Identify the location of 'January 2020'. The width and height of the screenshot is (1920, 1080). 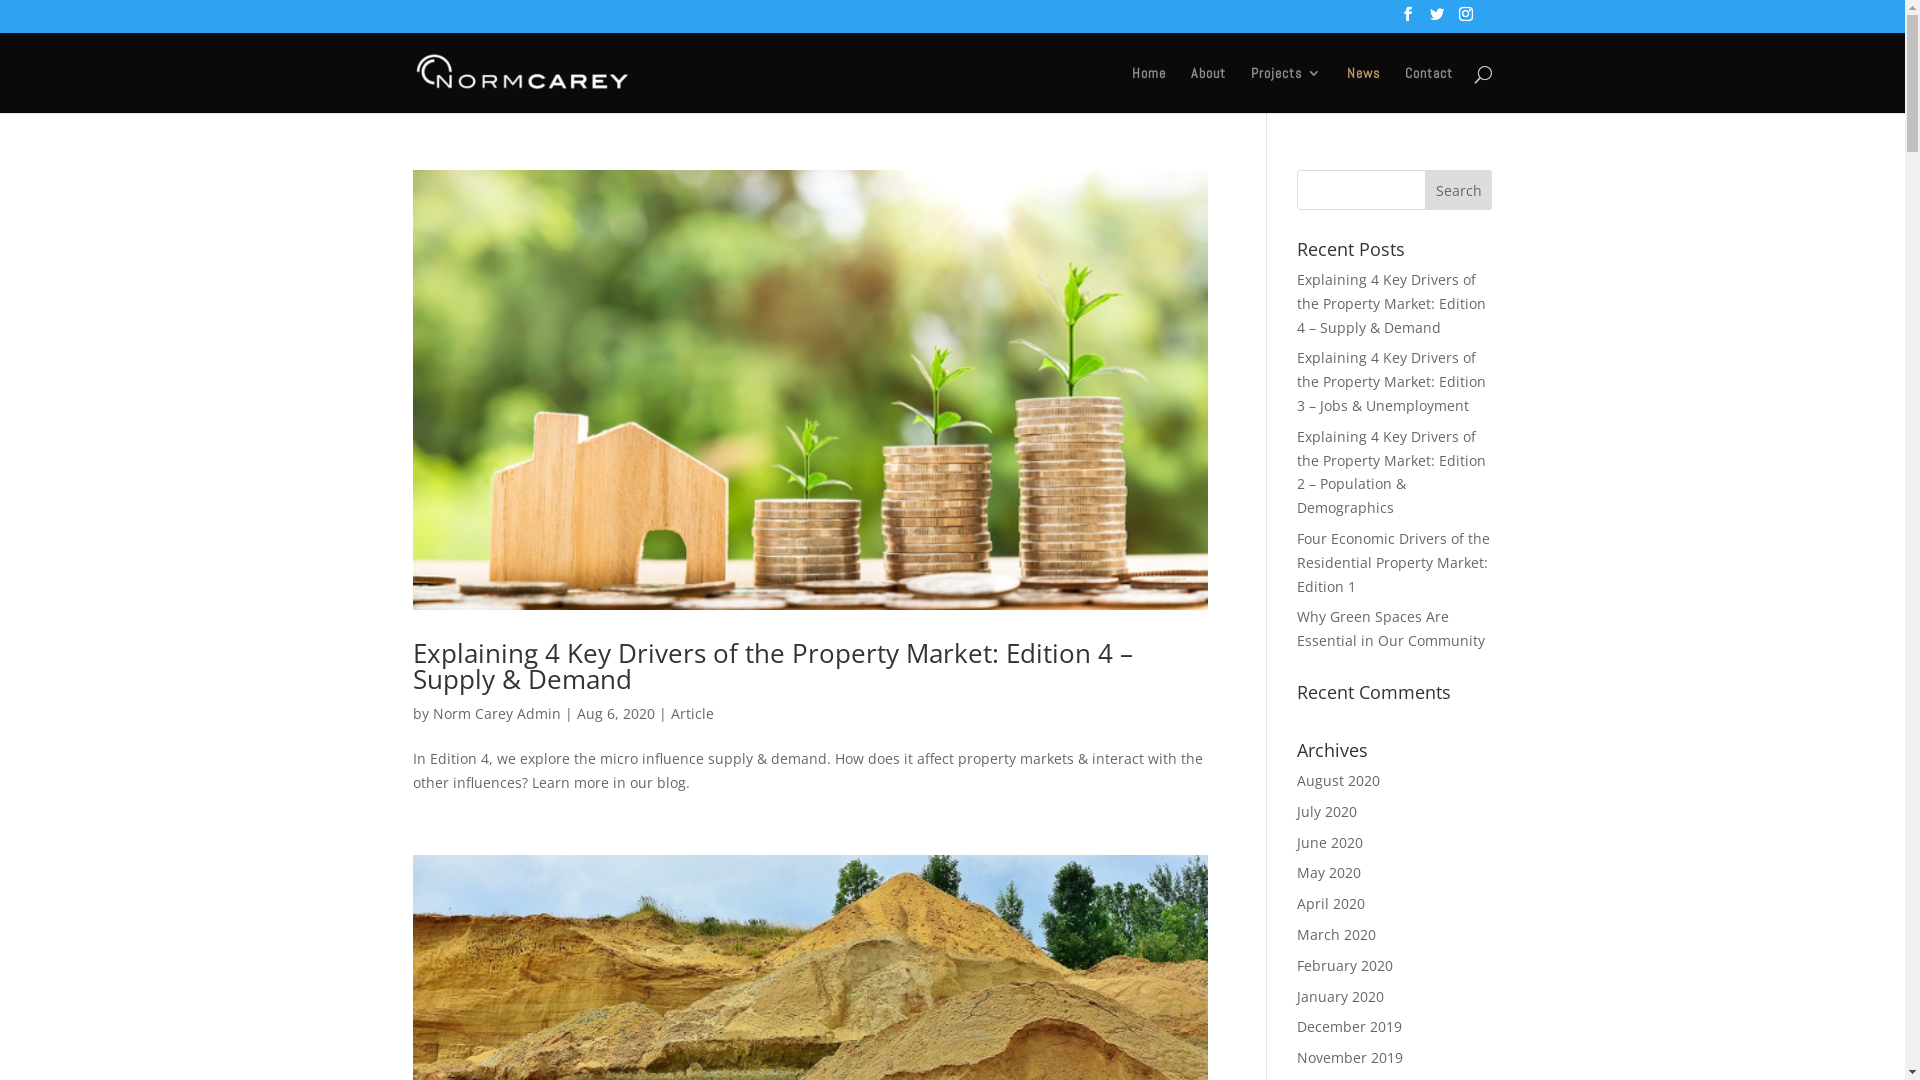
(1296, 996).